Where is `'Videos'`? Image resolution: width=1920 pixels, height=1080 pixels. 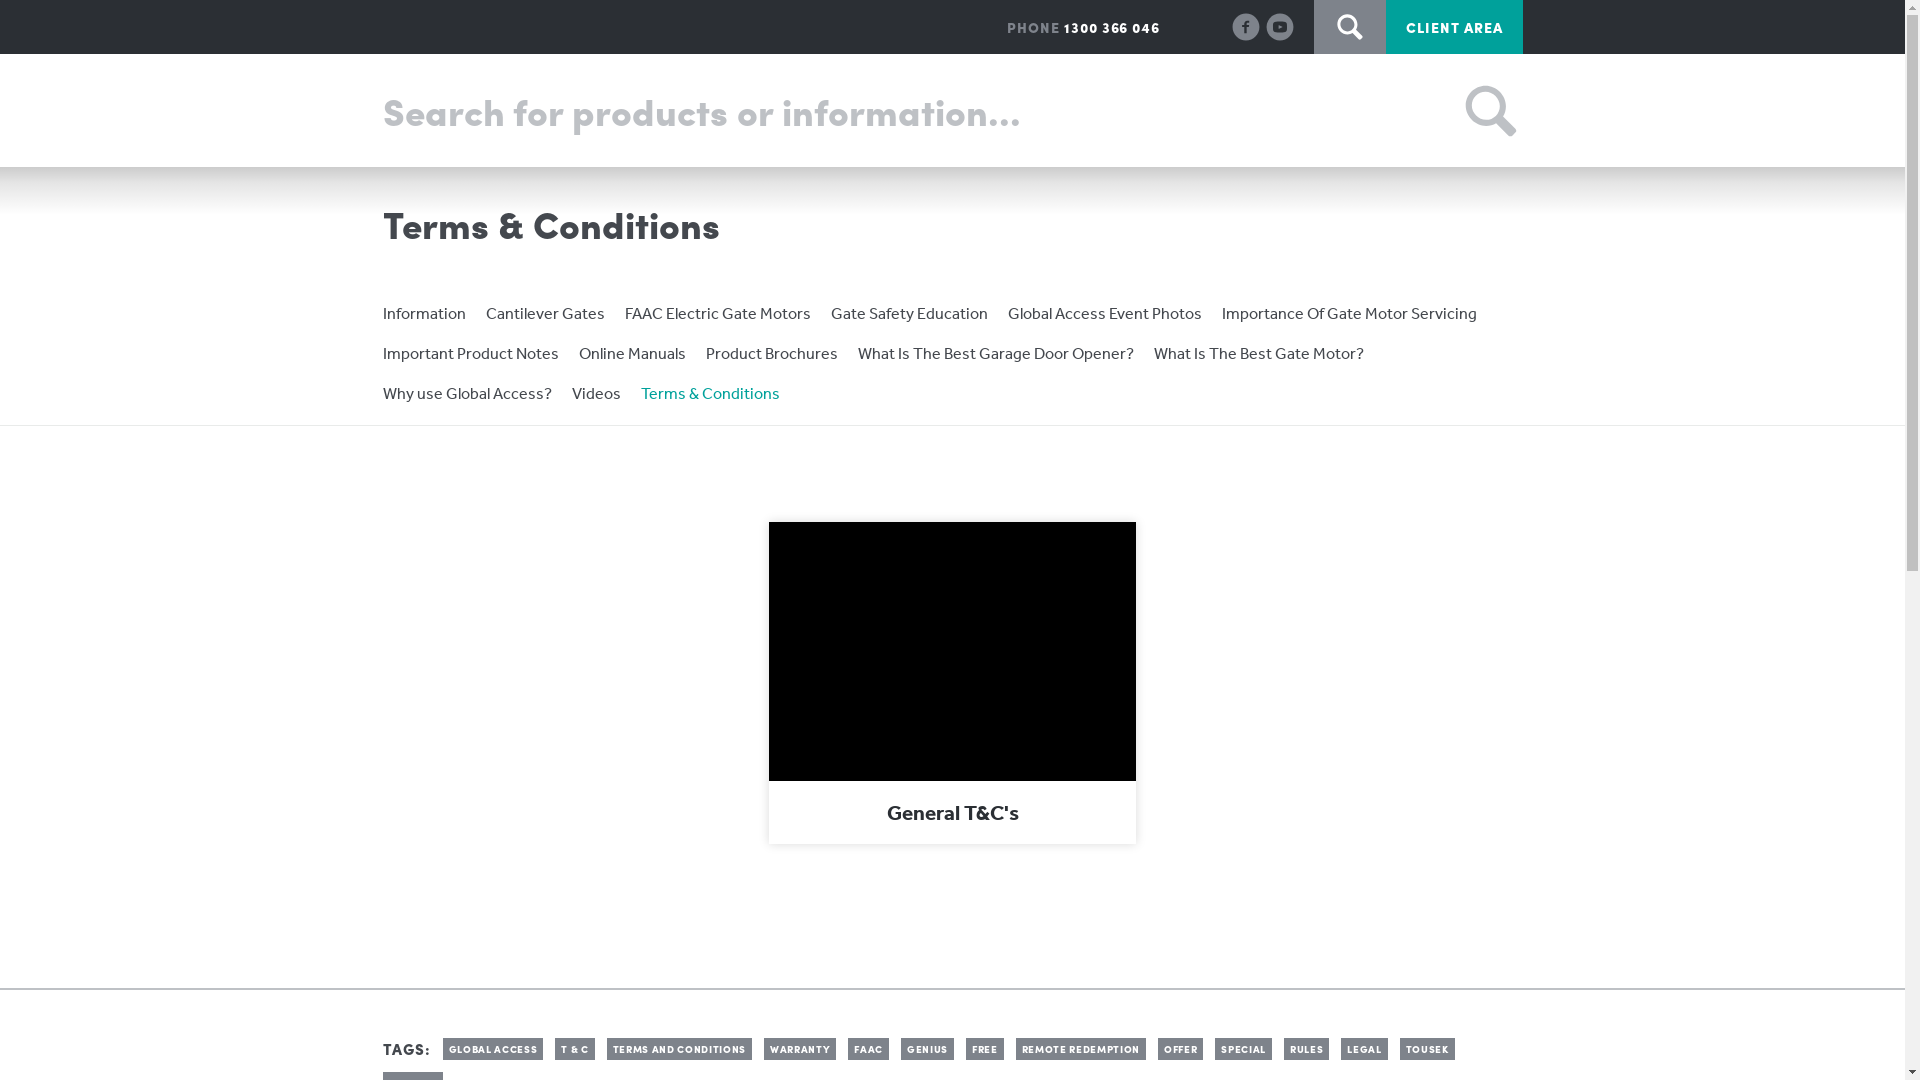
'Videos' is located at coordinates (595, 393).